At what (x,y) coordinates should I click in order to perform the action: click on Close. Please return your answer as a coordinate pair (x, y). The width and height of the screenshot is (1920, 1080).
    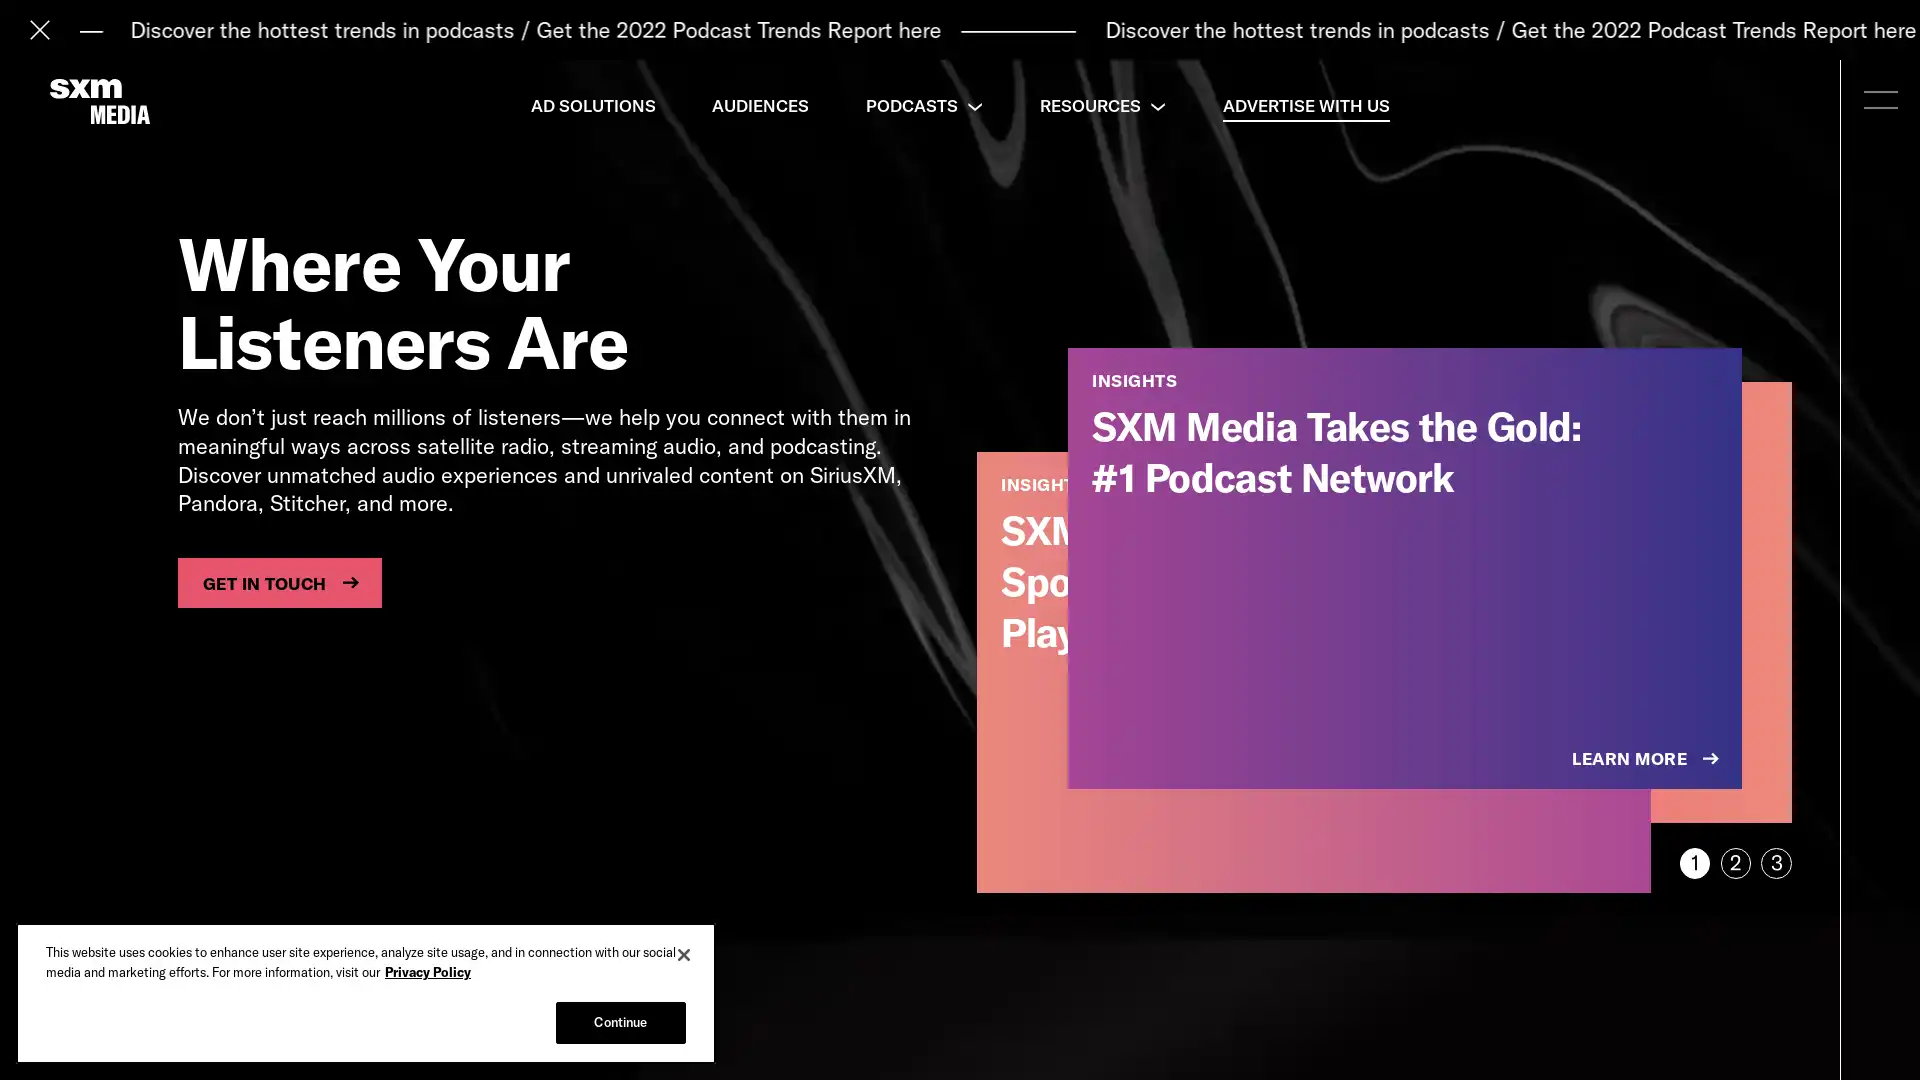
    Looking at the image, I should click on (684, 954).